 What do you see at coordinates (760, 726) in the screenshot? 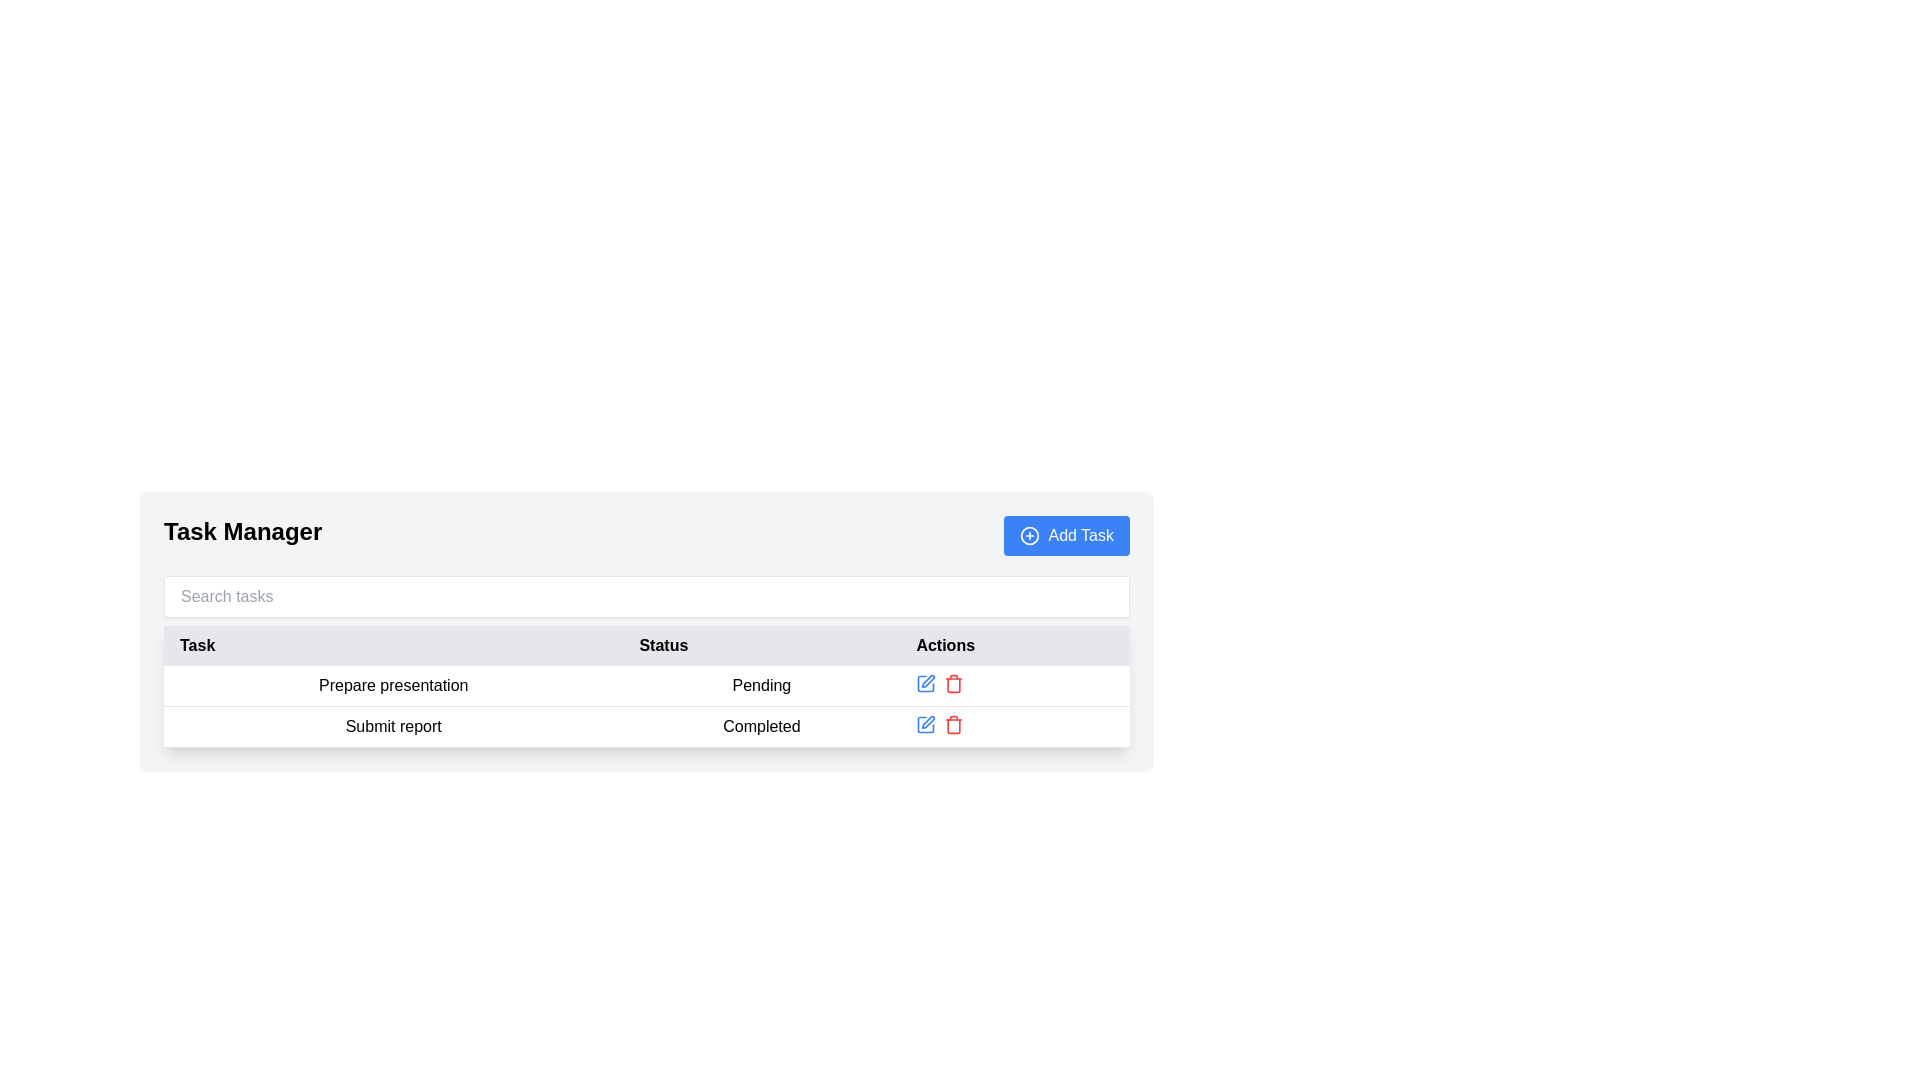
I see `the text label displaying 'Completed' in the second row of the 'Status' column for the task 'Submit report'` at bounding box center [760, 726].